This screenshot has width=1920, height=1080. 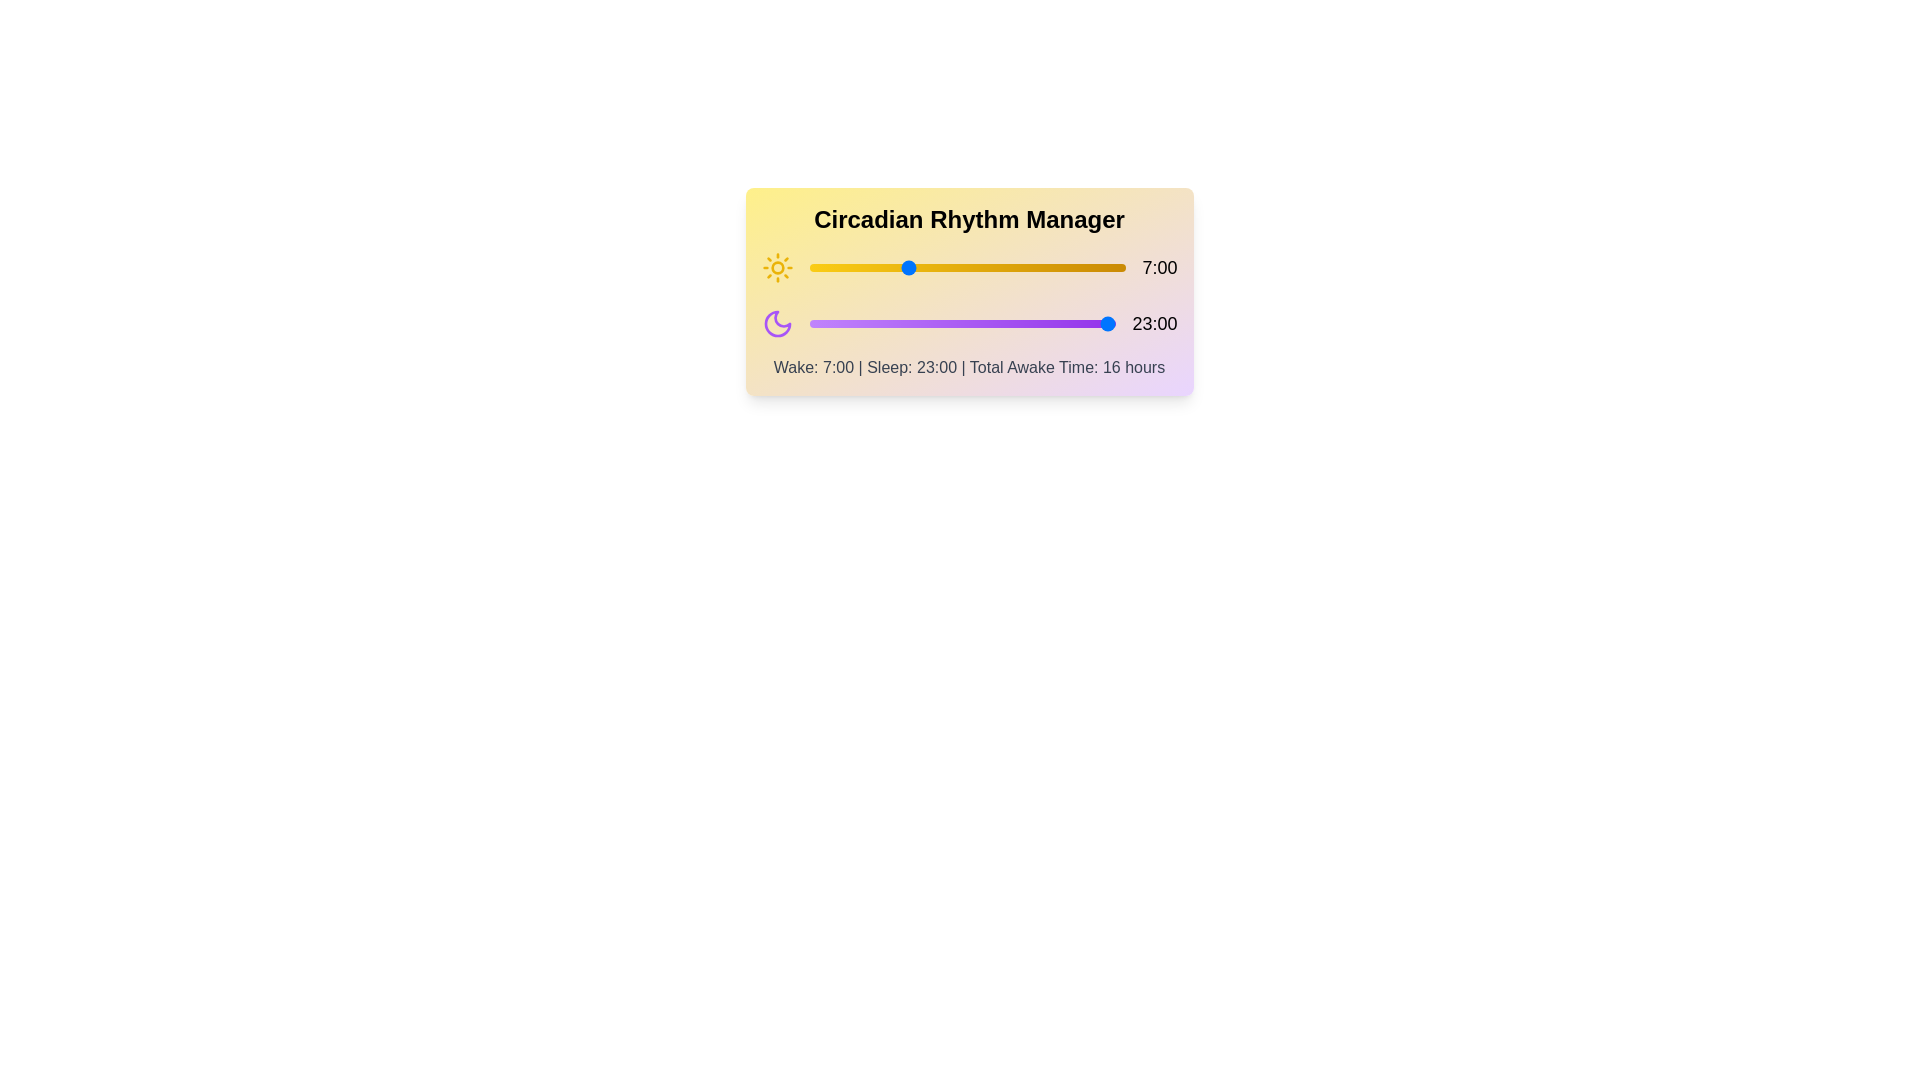 What do you see at coordinates (918, 266) in the screenshot?
I see `the wake hour to 8 by moving the slider` at bounding box center [918, 266].